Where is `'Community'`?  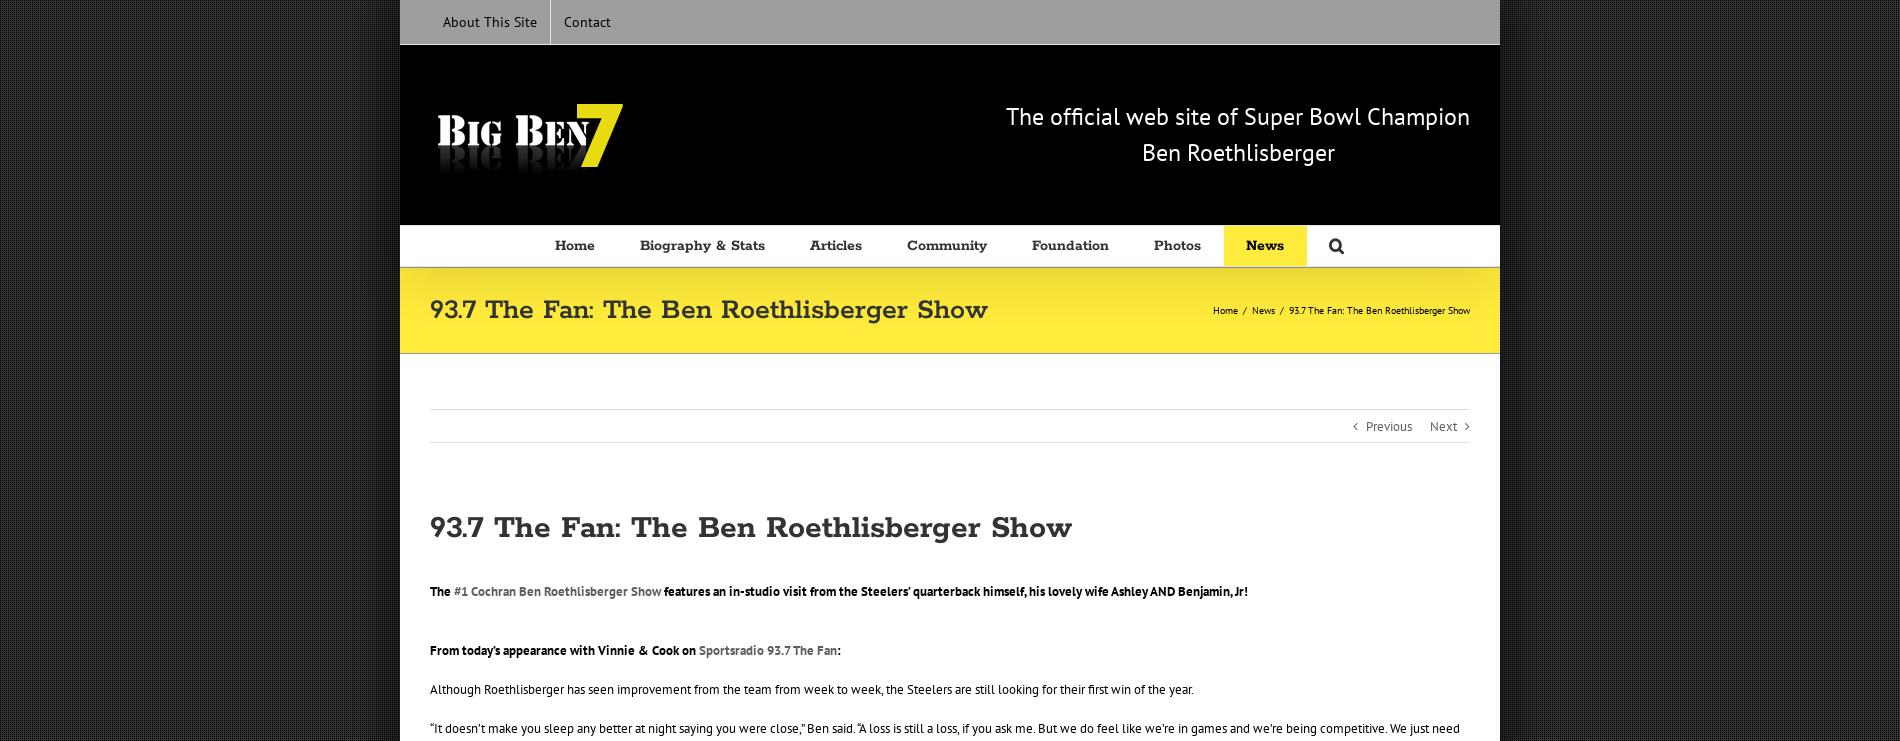
'Community' is located at coordinates (945, 245).